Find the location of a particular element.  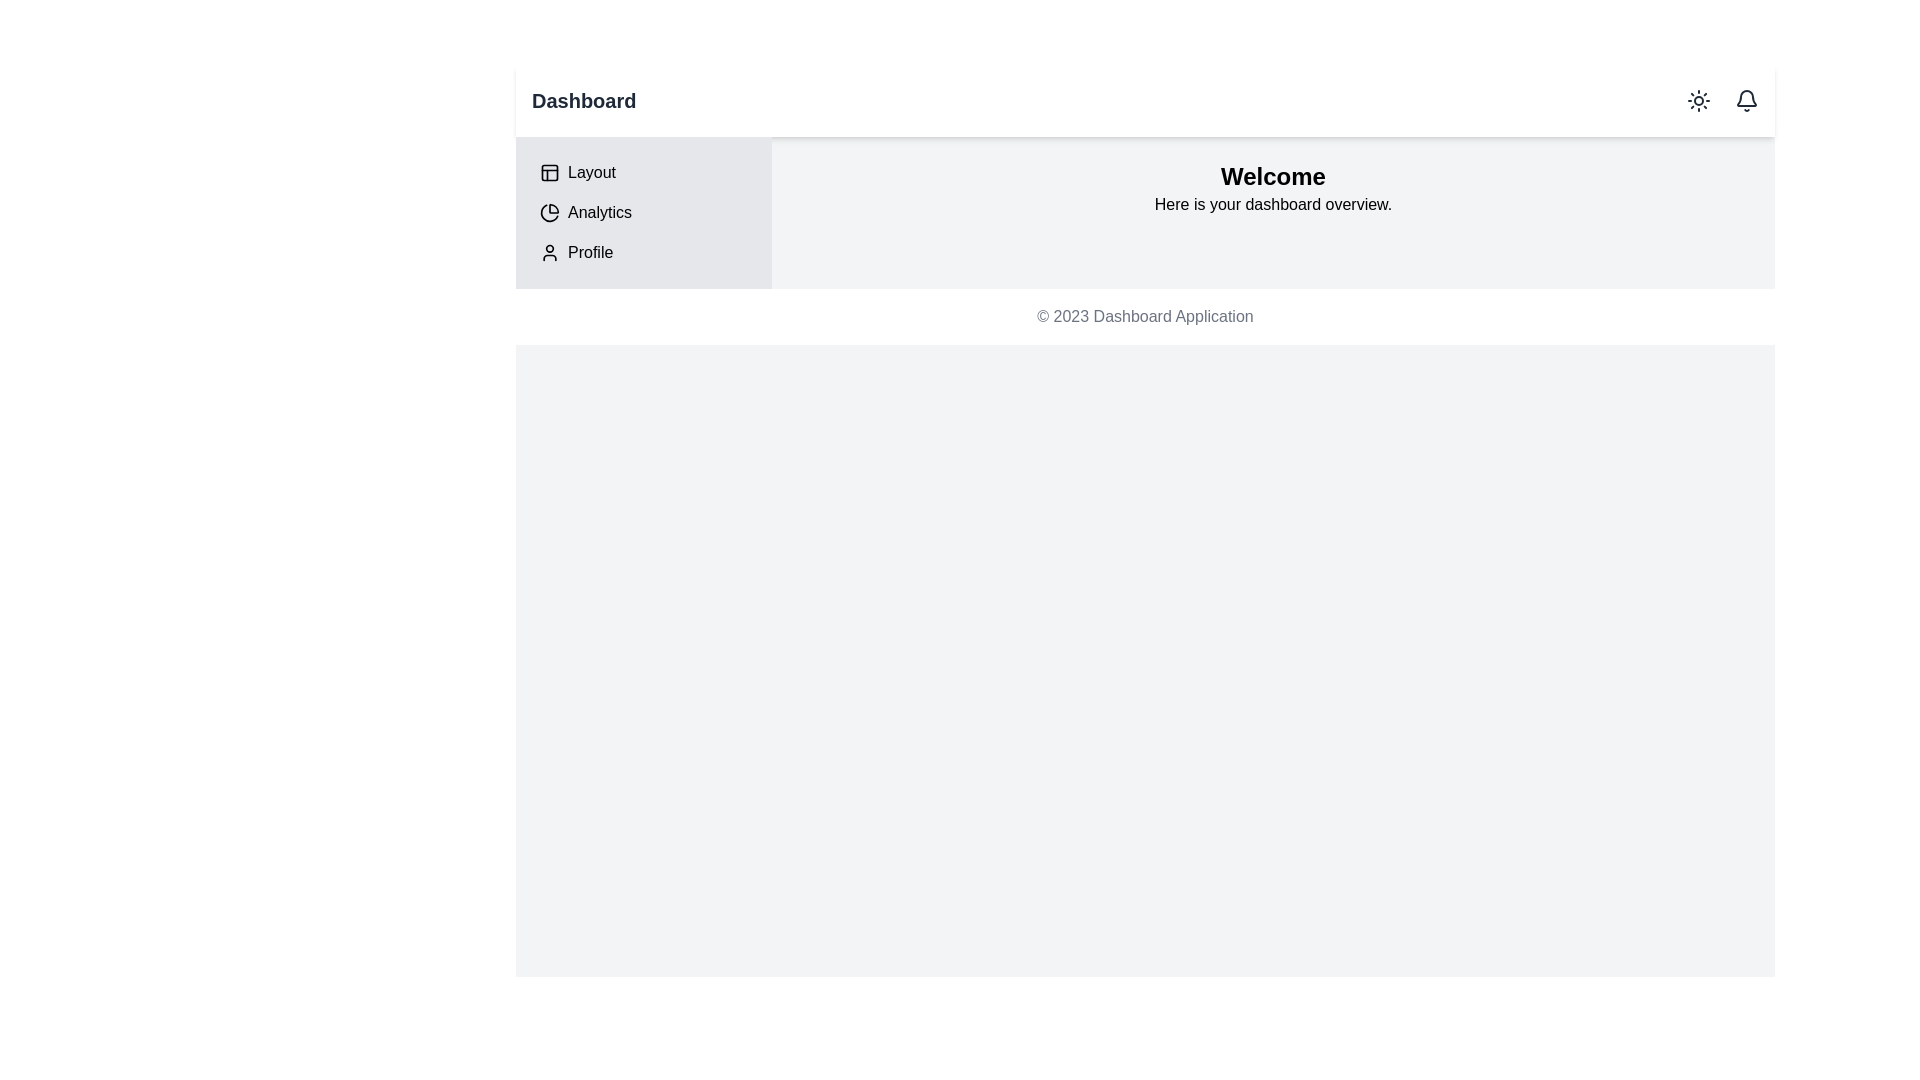

the analytics icon located to the left of the 'Analytics' label in the vertical menu is located at coordinates (550, 212).